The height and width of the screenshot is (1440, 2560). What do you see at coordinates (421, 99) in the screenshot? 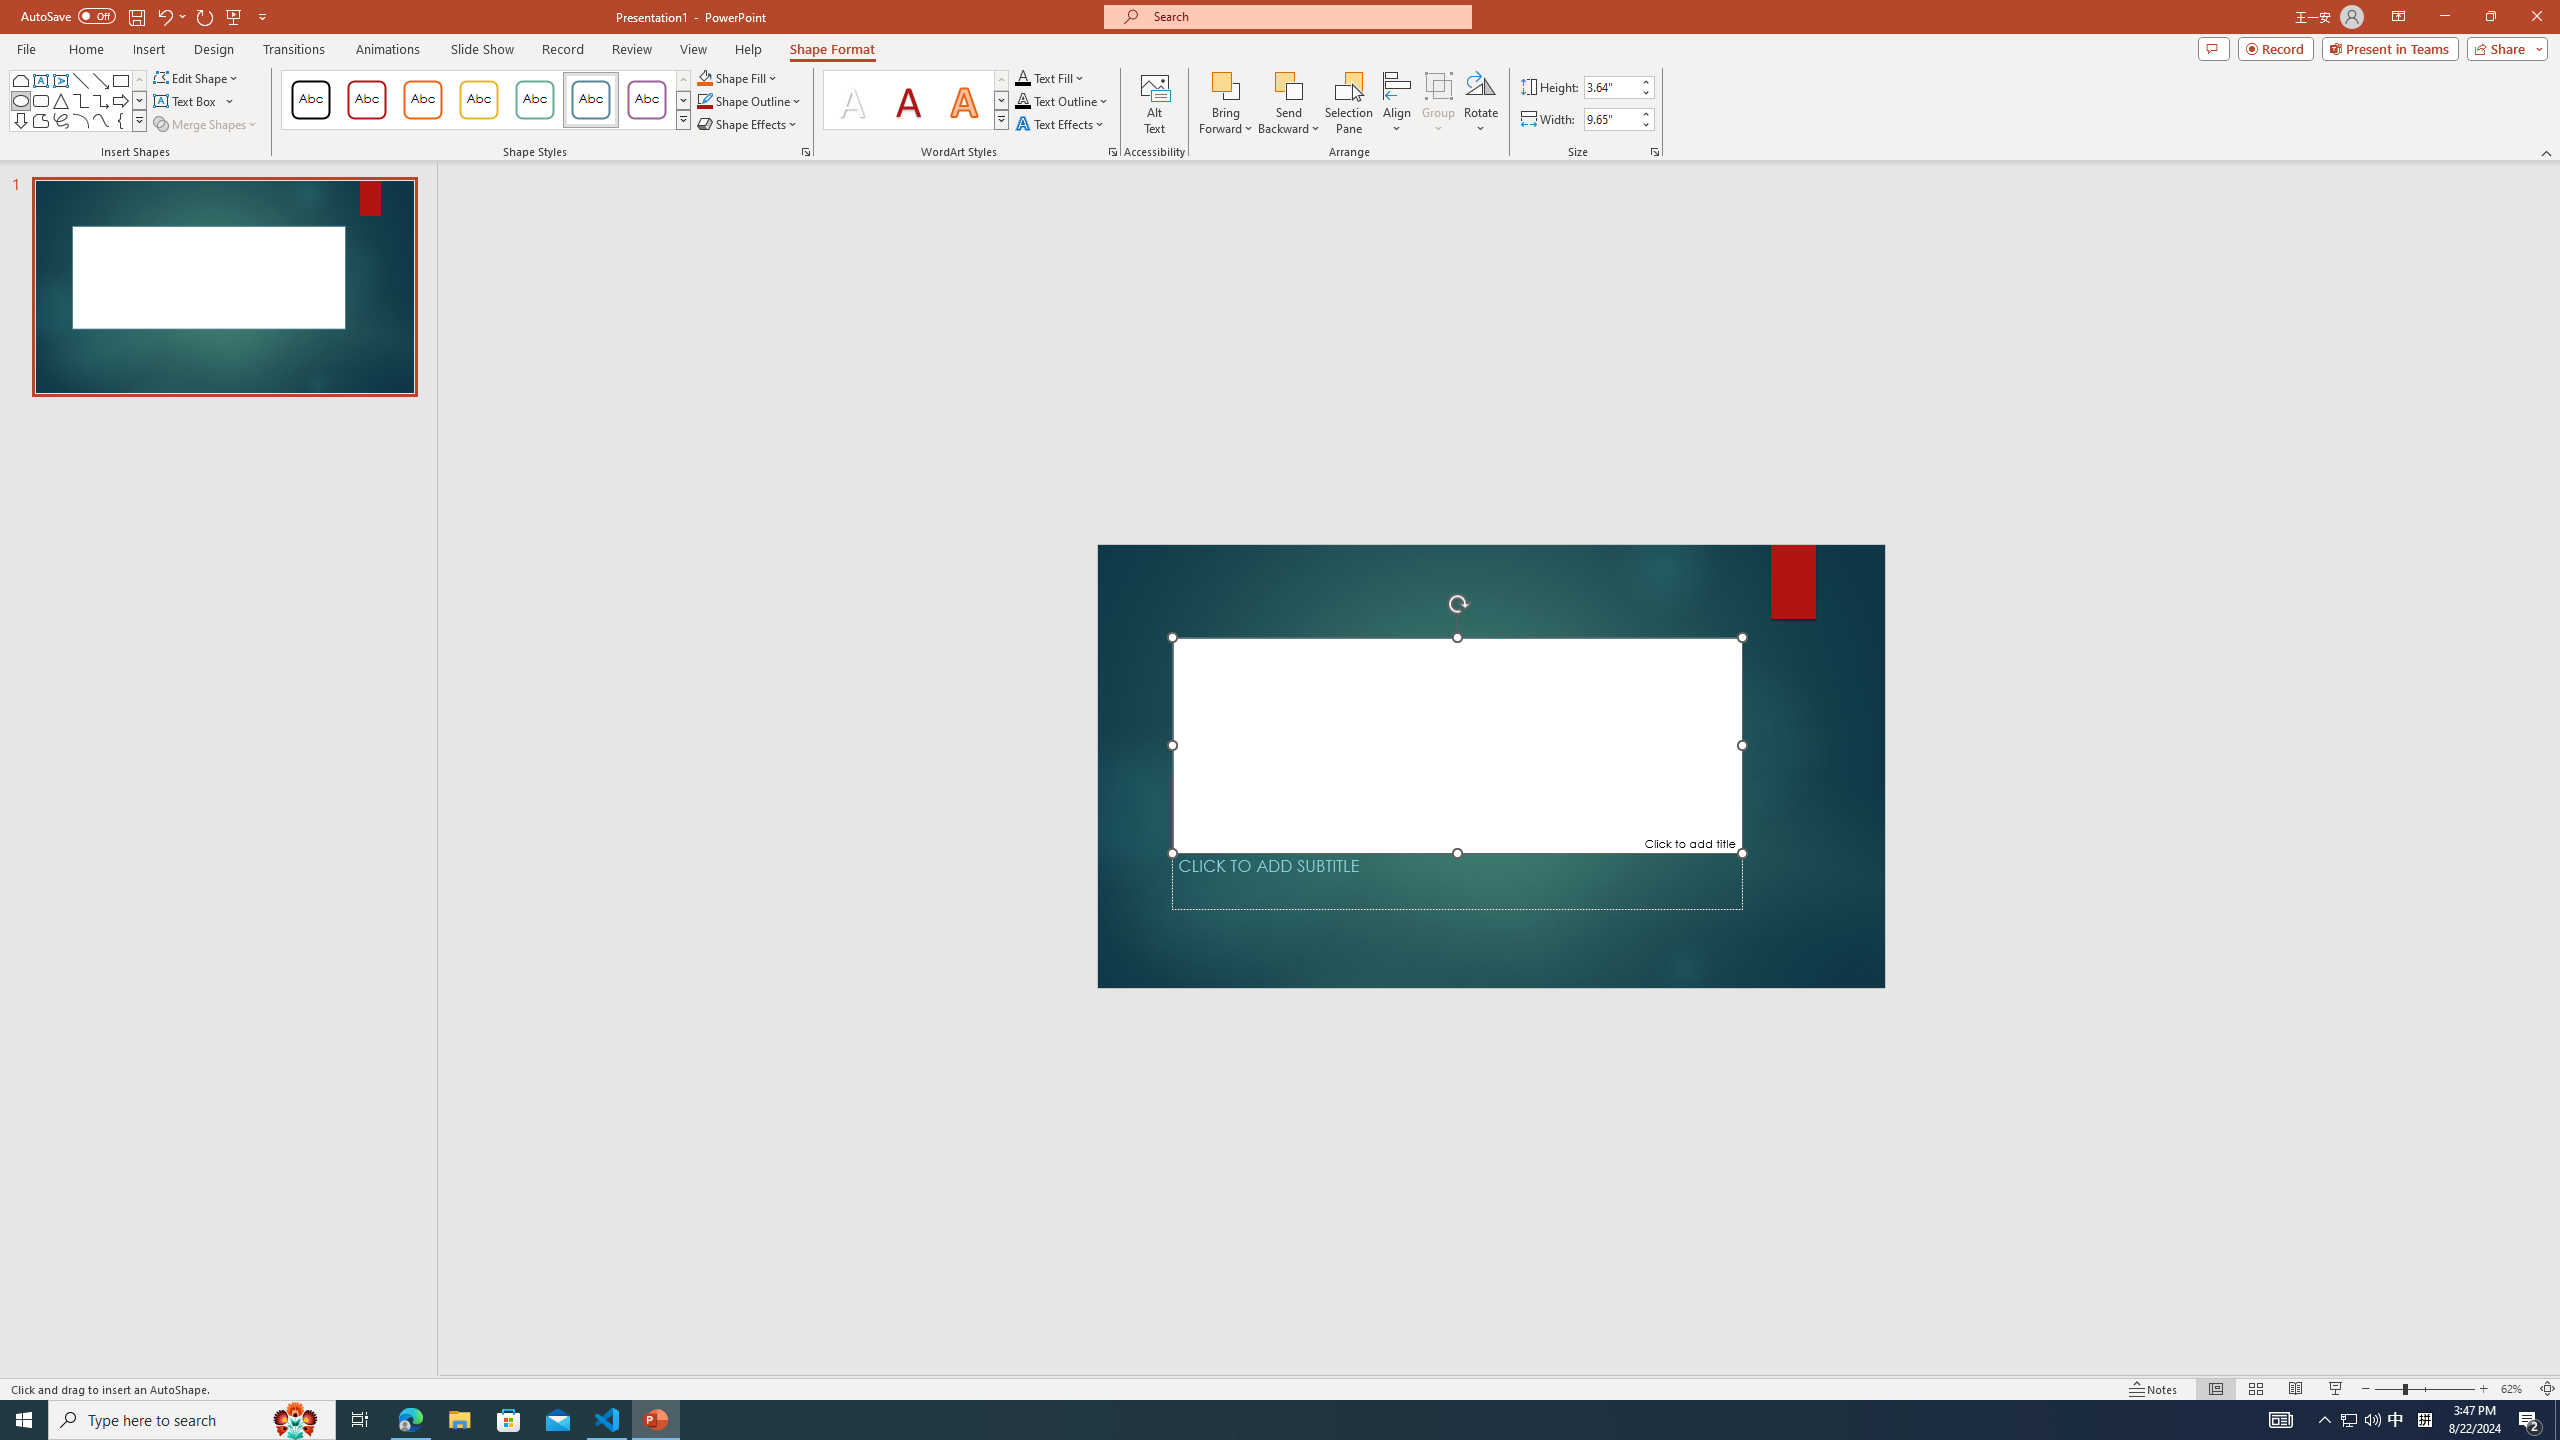
I see `'Colored Outline - Orange, Accent 2'` at bounding box center [421, 99].